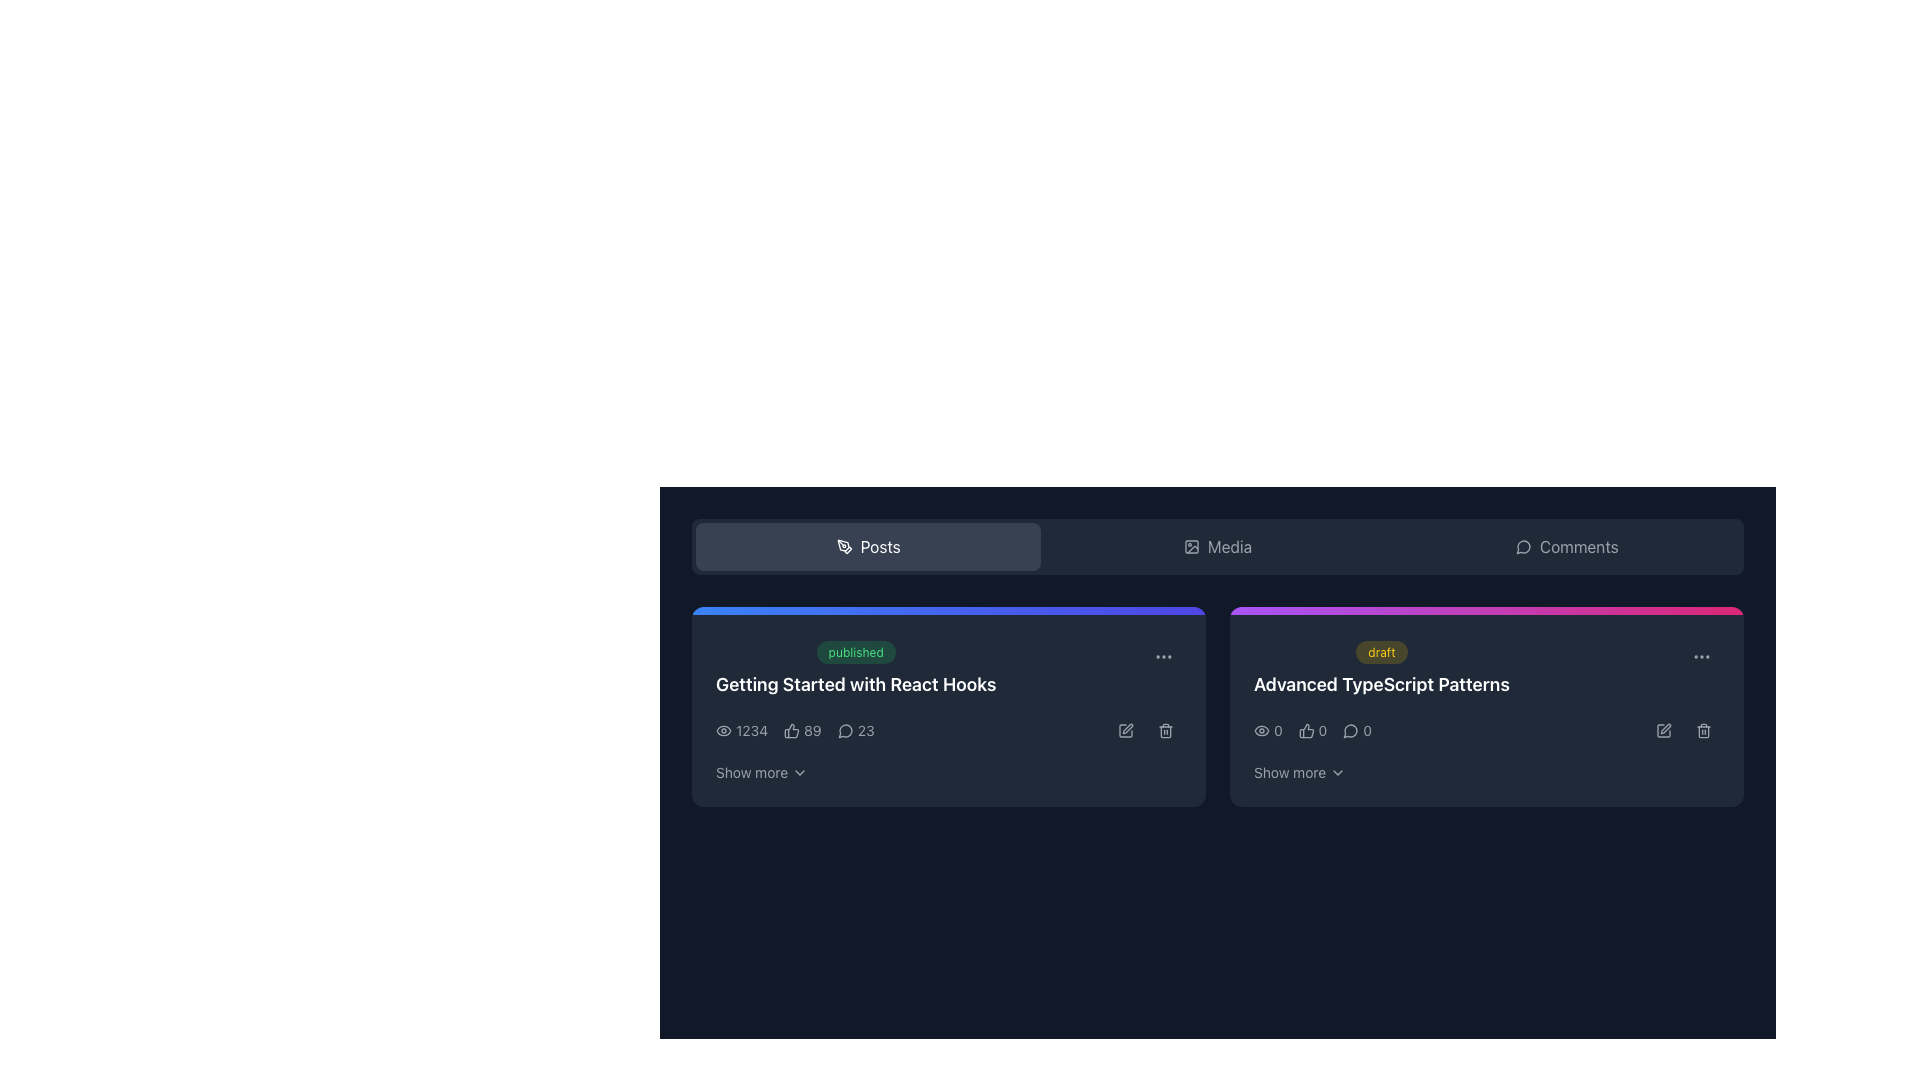 The height and width of the screenshot is (1080, 1920). Describe the element at coordinates (868, 547) in the screenshot. I see `the navigation button for 'Posts'` at that location.